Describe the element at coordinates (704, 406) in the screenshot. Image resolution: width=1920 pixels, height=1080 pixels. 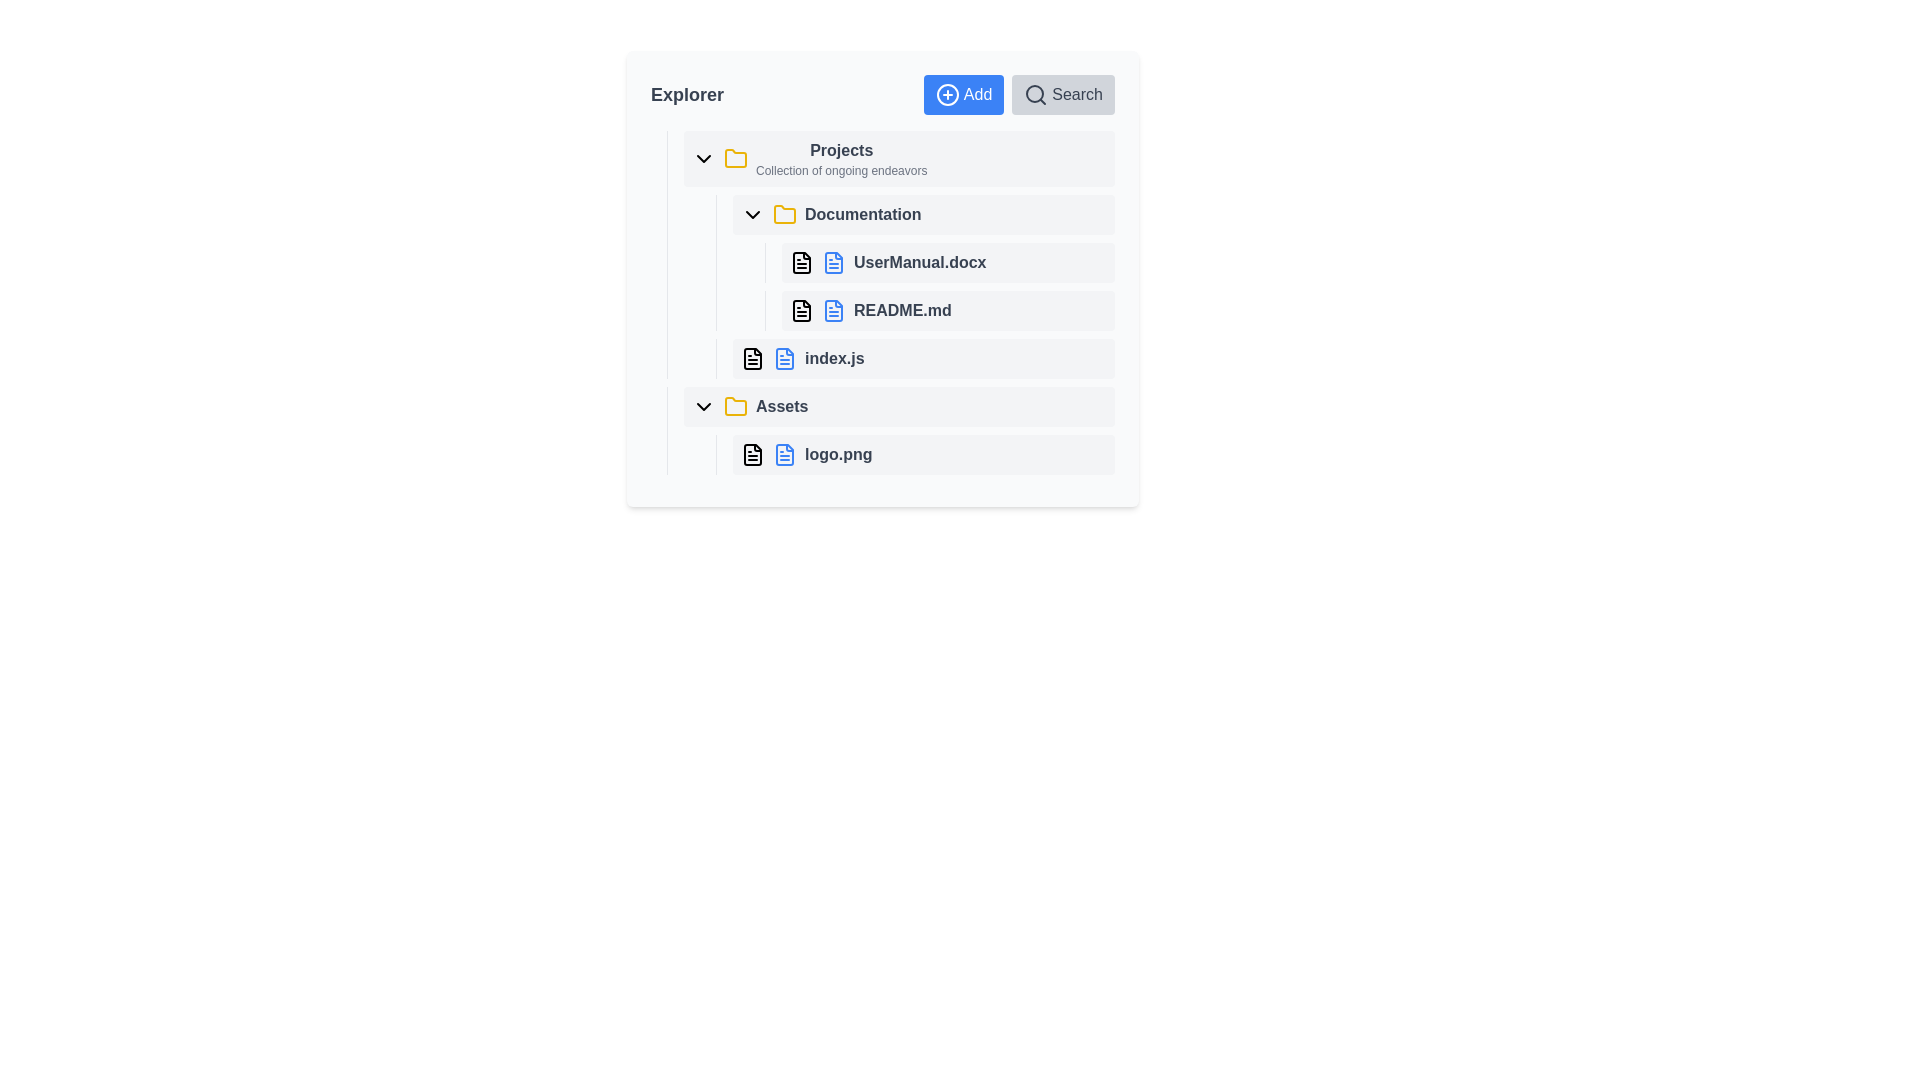
I see `the downward-pointing chevron icon located in the 'Assets' section` at that location.